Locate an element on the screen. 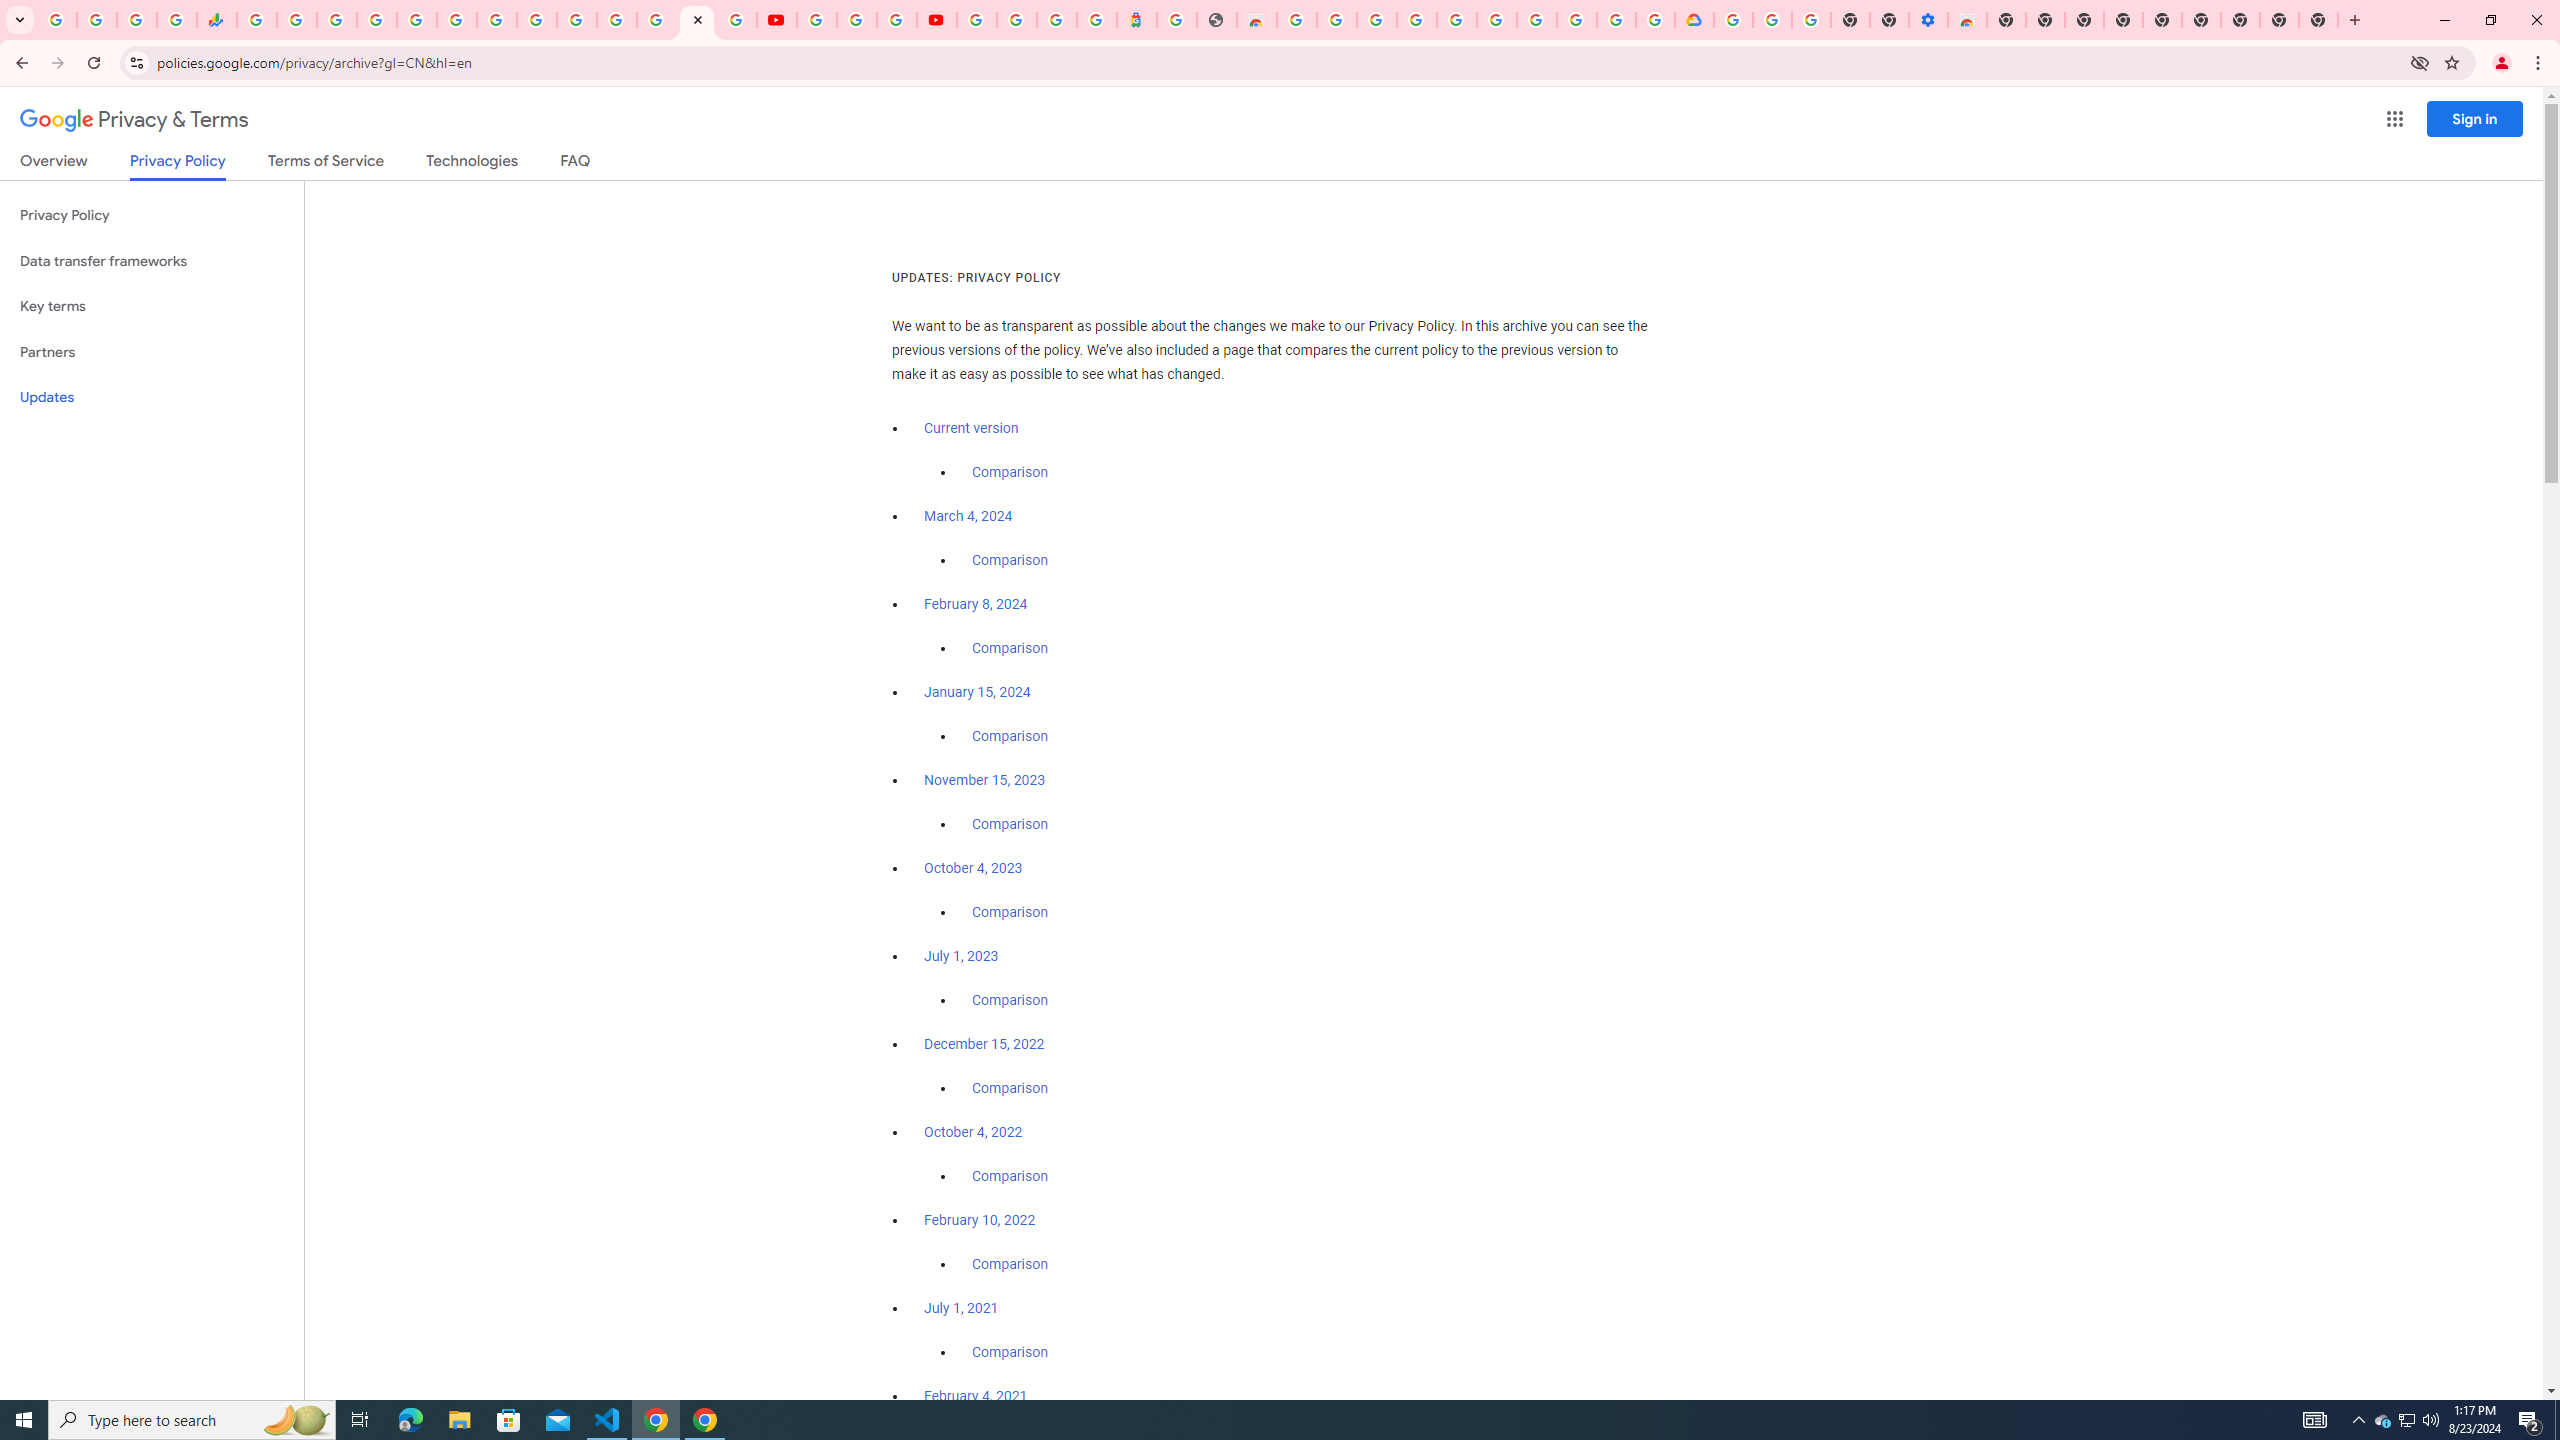  'Chrome Web Store - Accessibility extensions' is located at coordinates (1966, 19).